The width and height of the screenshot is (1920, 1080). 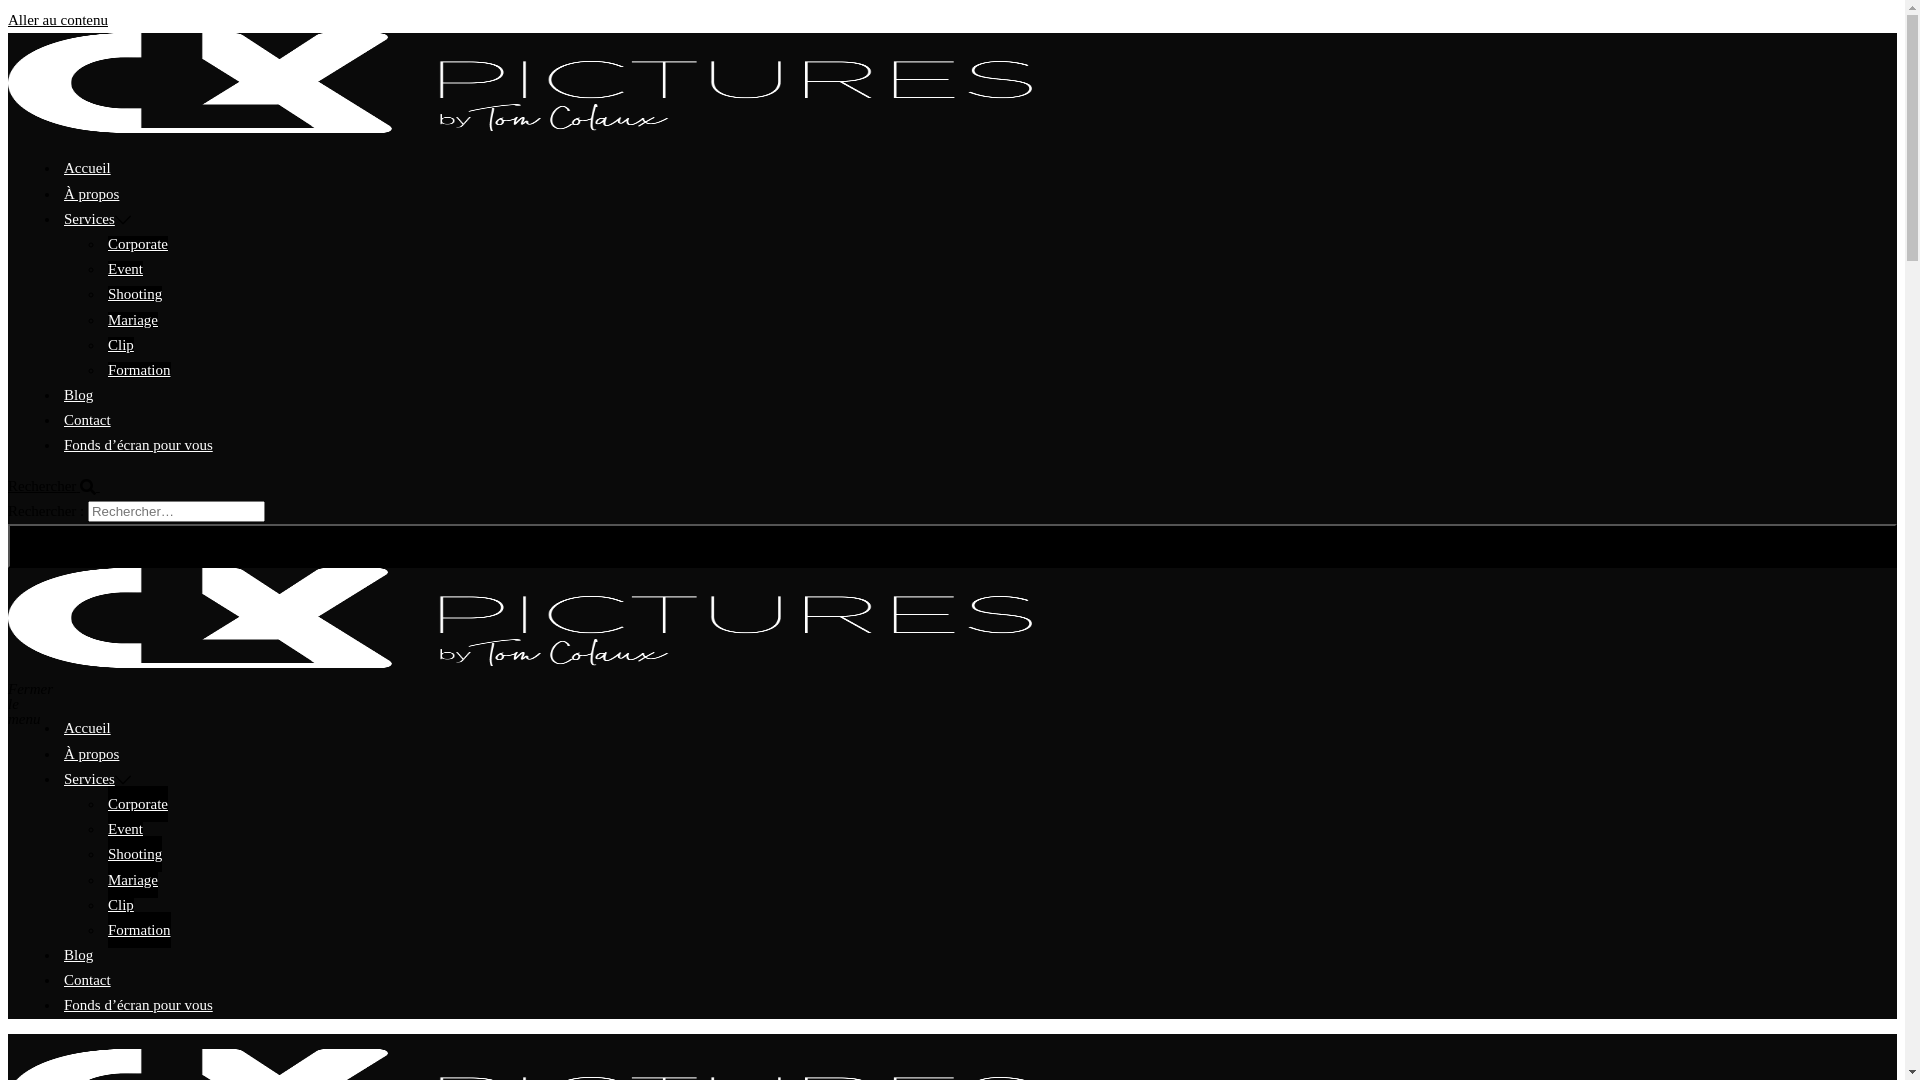 I want to click on 'Event', so click(x=124, y=829).